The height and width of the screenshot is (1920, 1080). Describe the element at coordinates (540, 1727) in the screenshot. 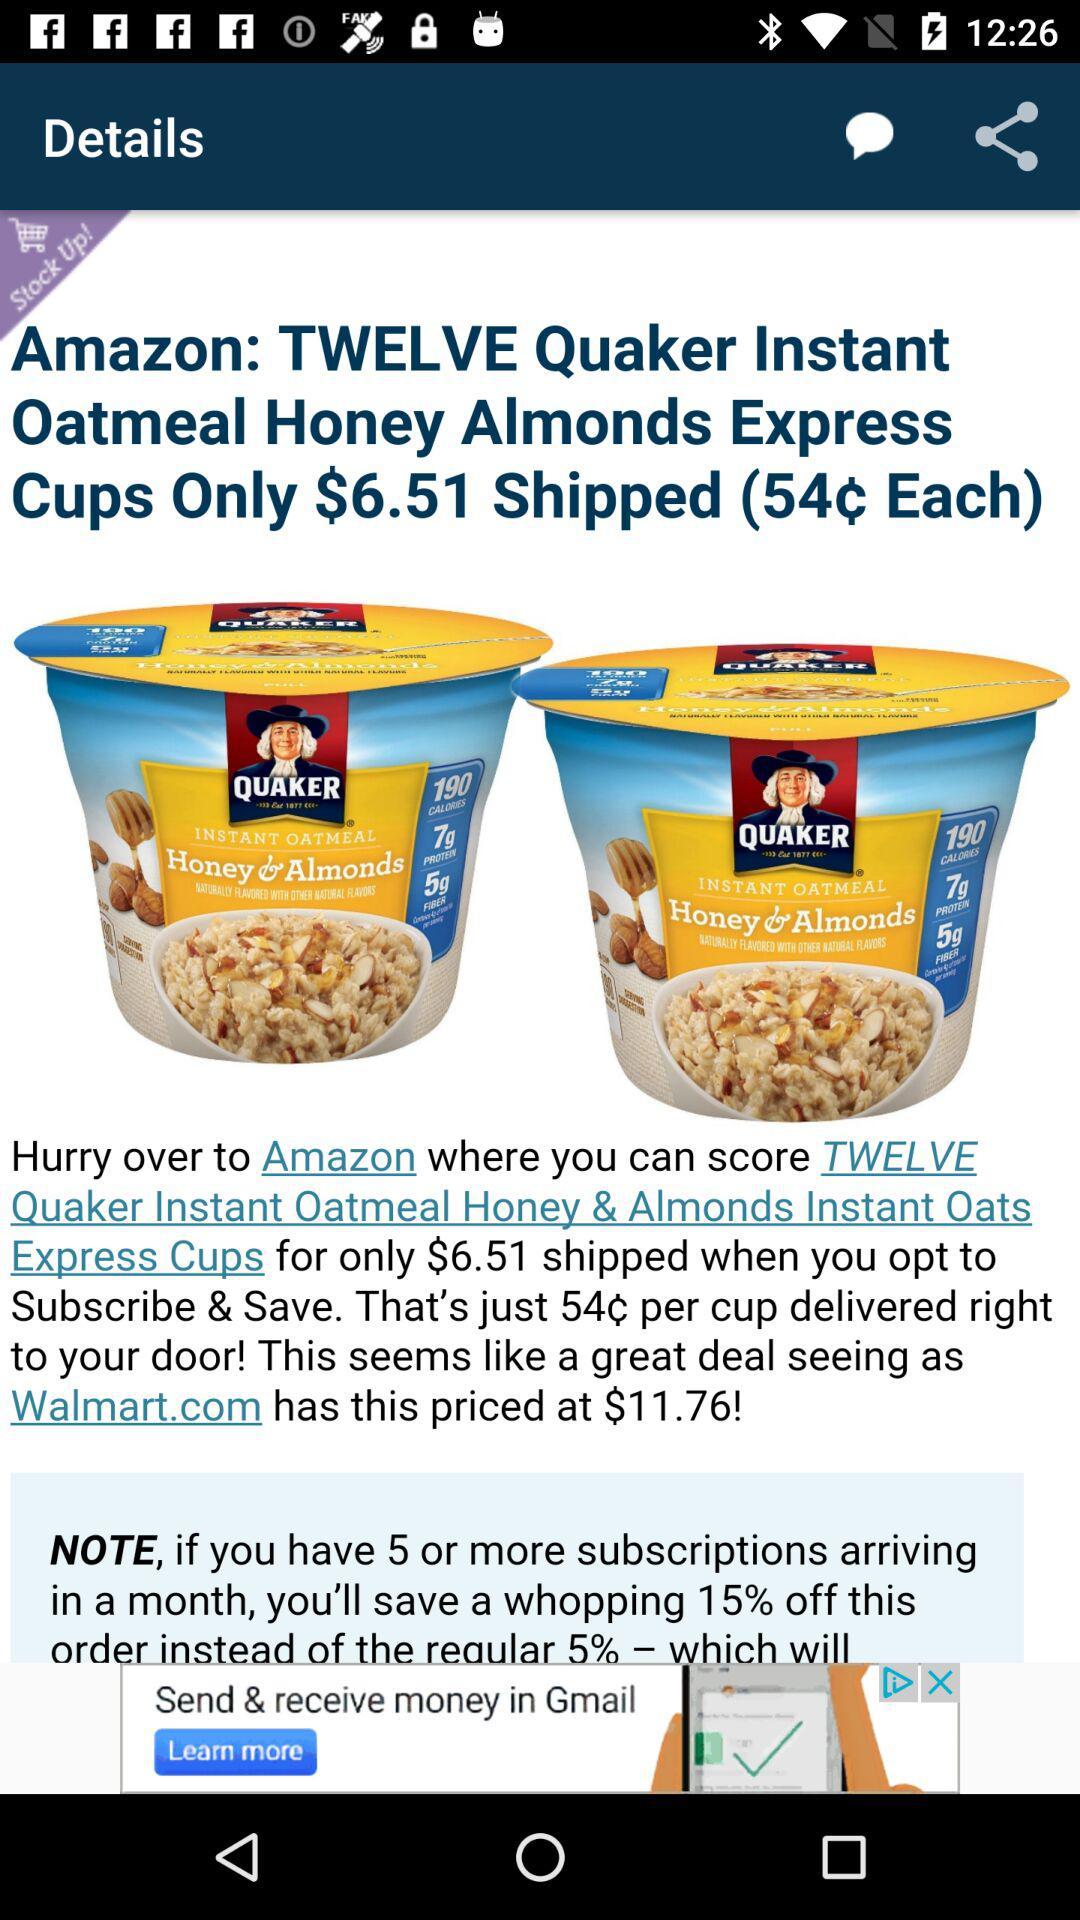

I see `click for more info` at that location.